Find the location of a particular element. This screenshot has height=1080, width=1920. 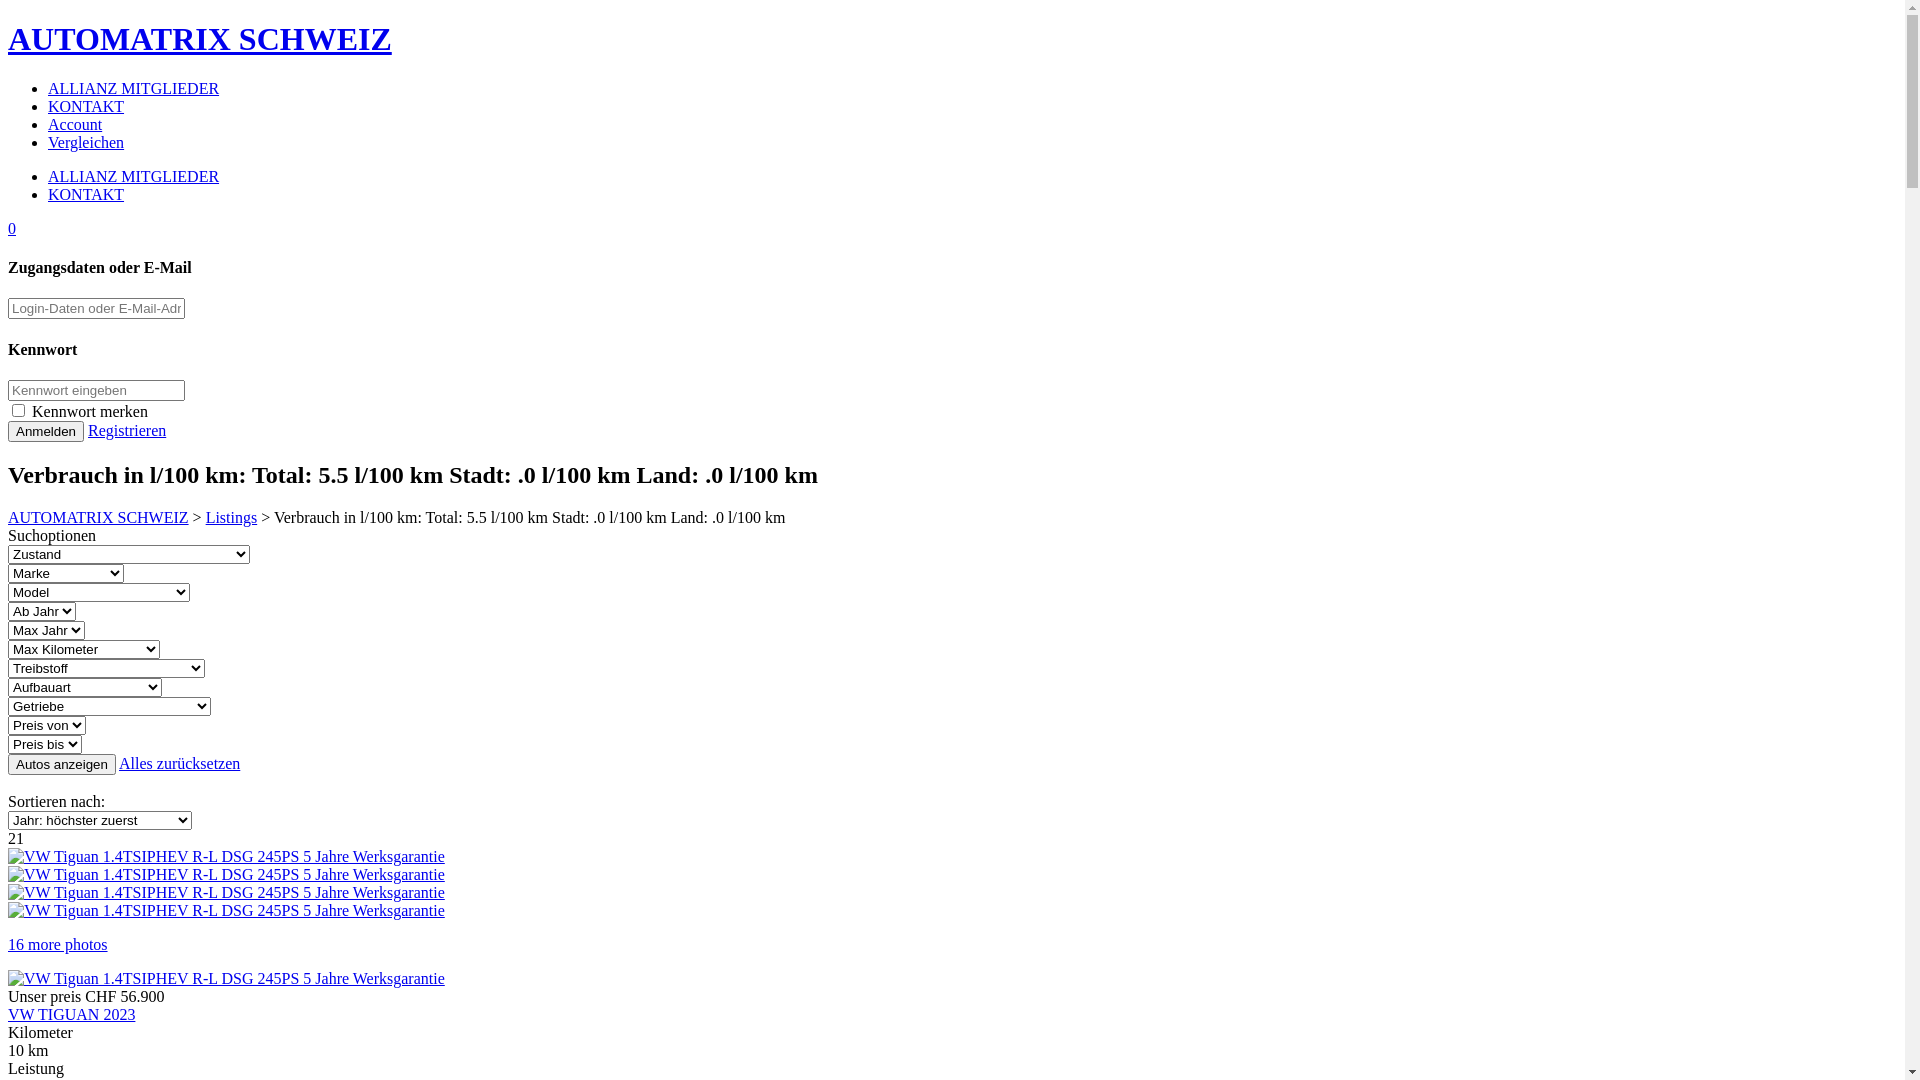

'Vergleichen' is located at coordinates (85, 141).